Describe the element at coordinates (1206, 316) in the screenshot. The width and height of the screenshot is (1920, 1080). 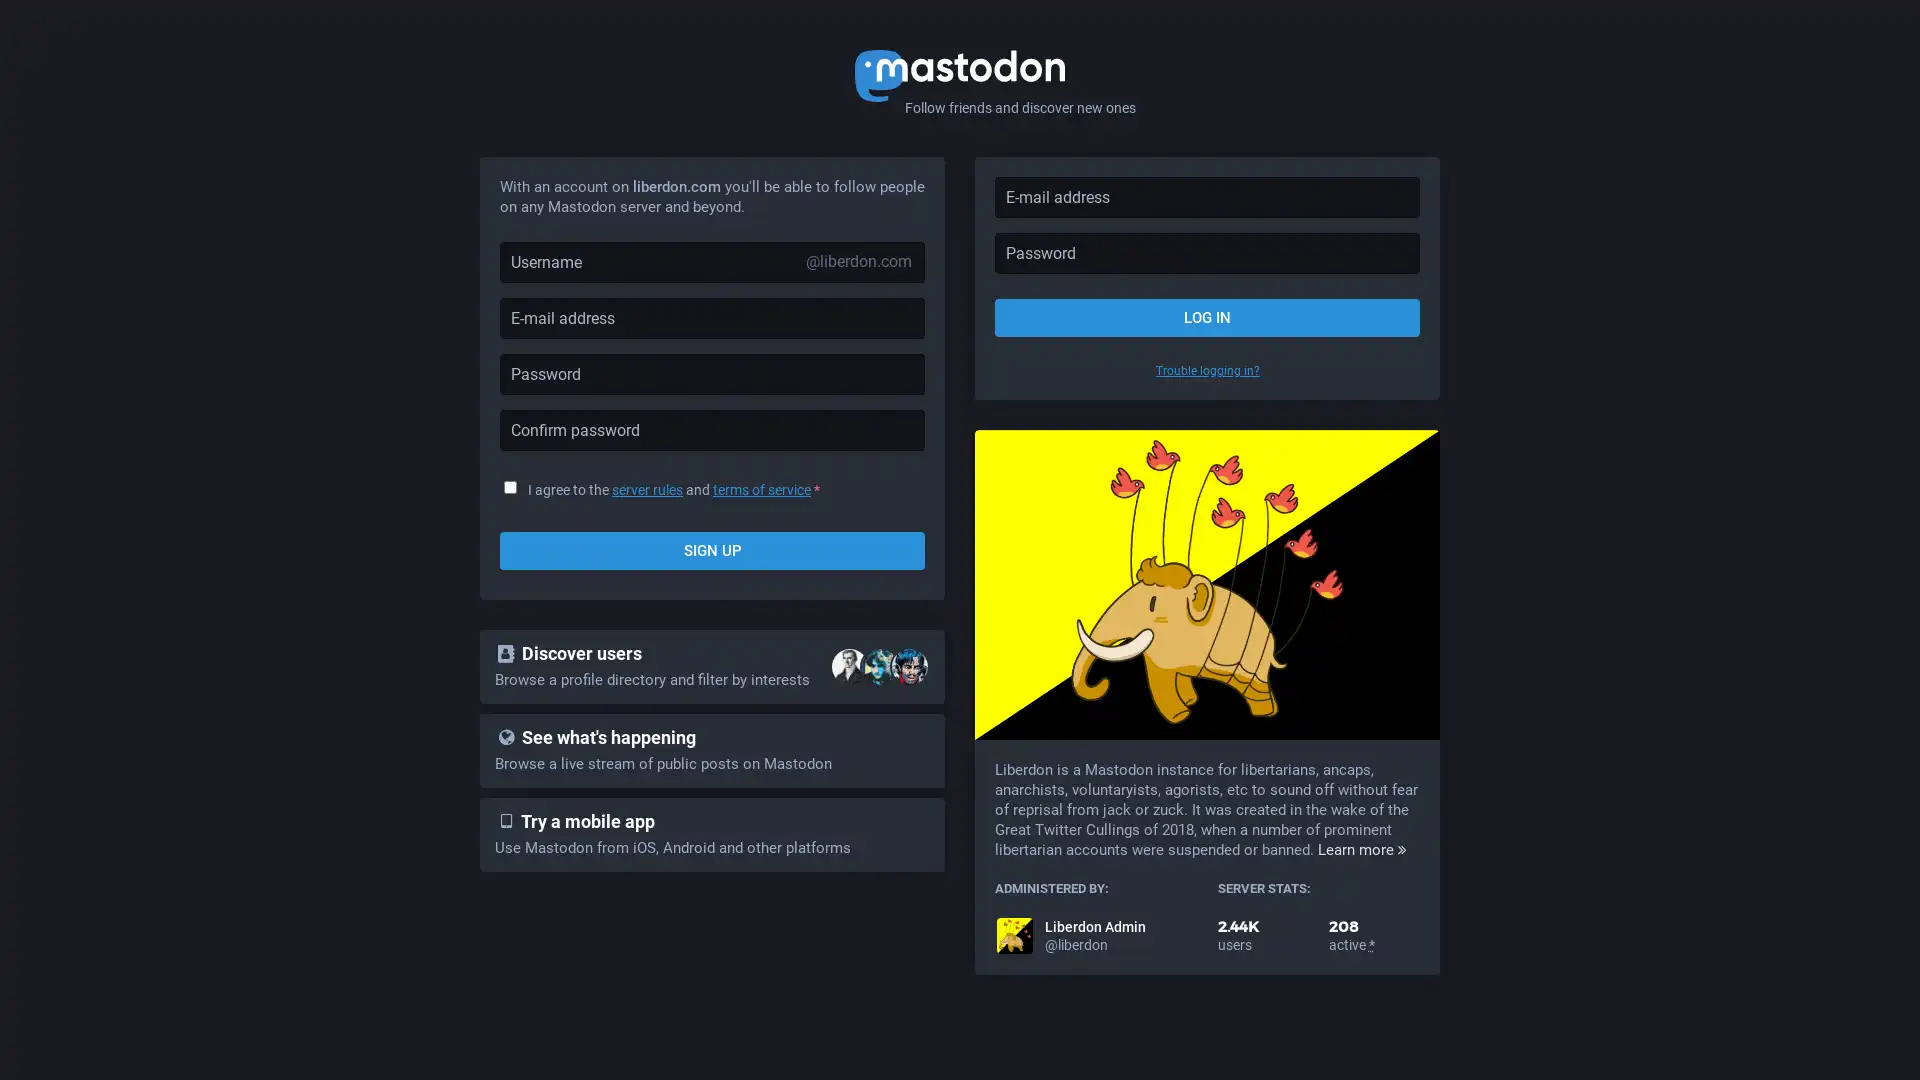
I see `LOG IN` at that location.